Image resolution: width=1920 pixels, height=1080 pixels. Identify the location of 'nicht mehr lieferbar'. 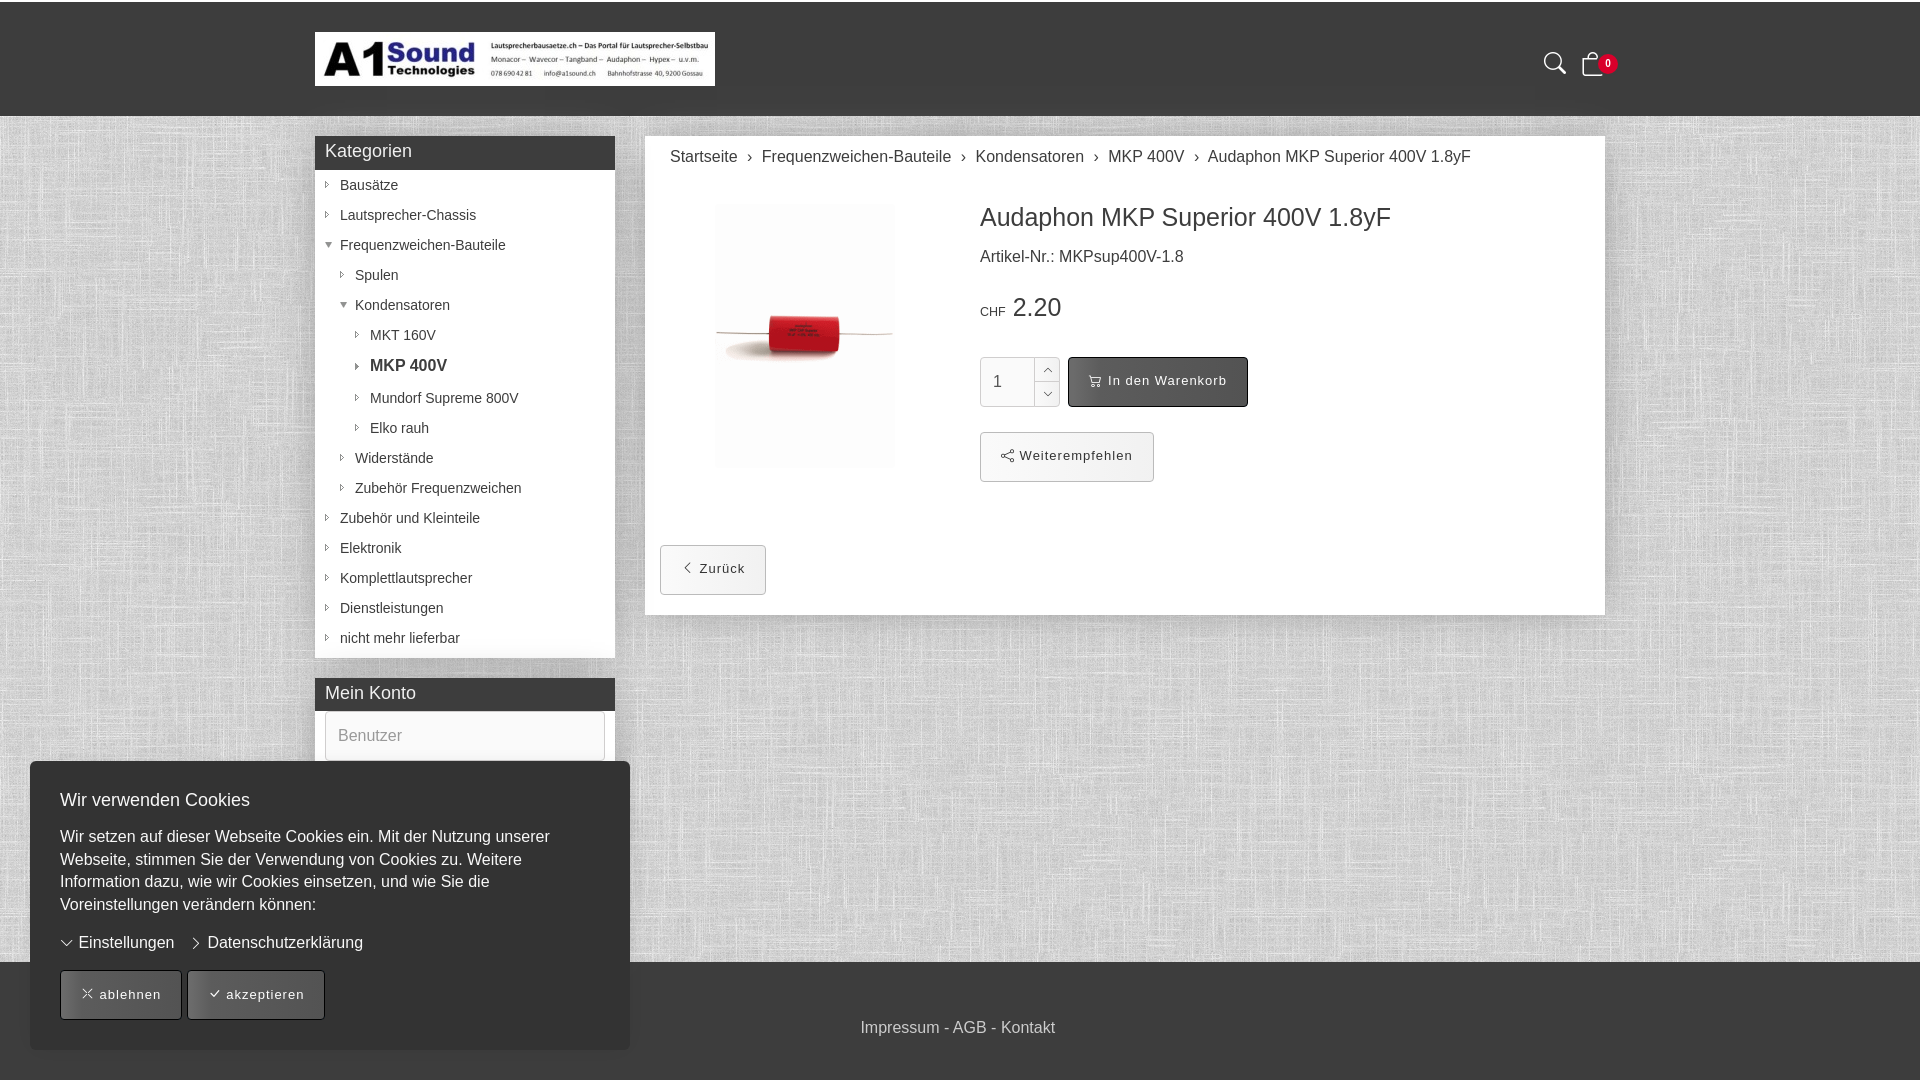
(464, 637).